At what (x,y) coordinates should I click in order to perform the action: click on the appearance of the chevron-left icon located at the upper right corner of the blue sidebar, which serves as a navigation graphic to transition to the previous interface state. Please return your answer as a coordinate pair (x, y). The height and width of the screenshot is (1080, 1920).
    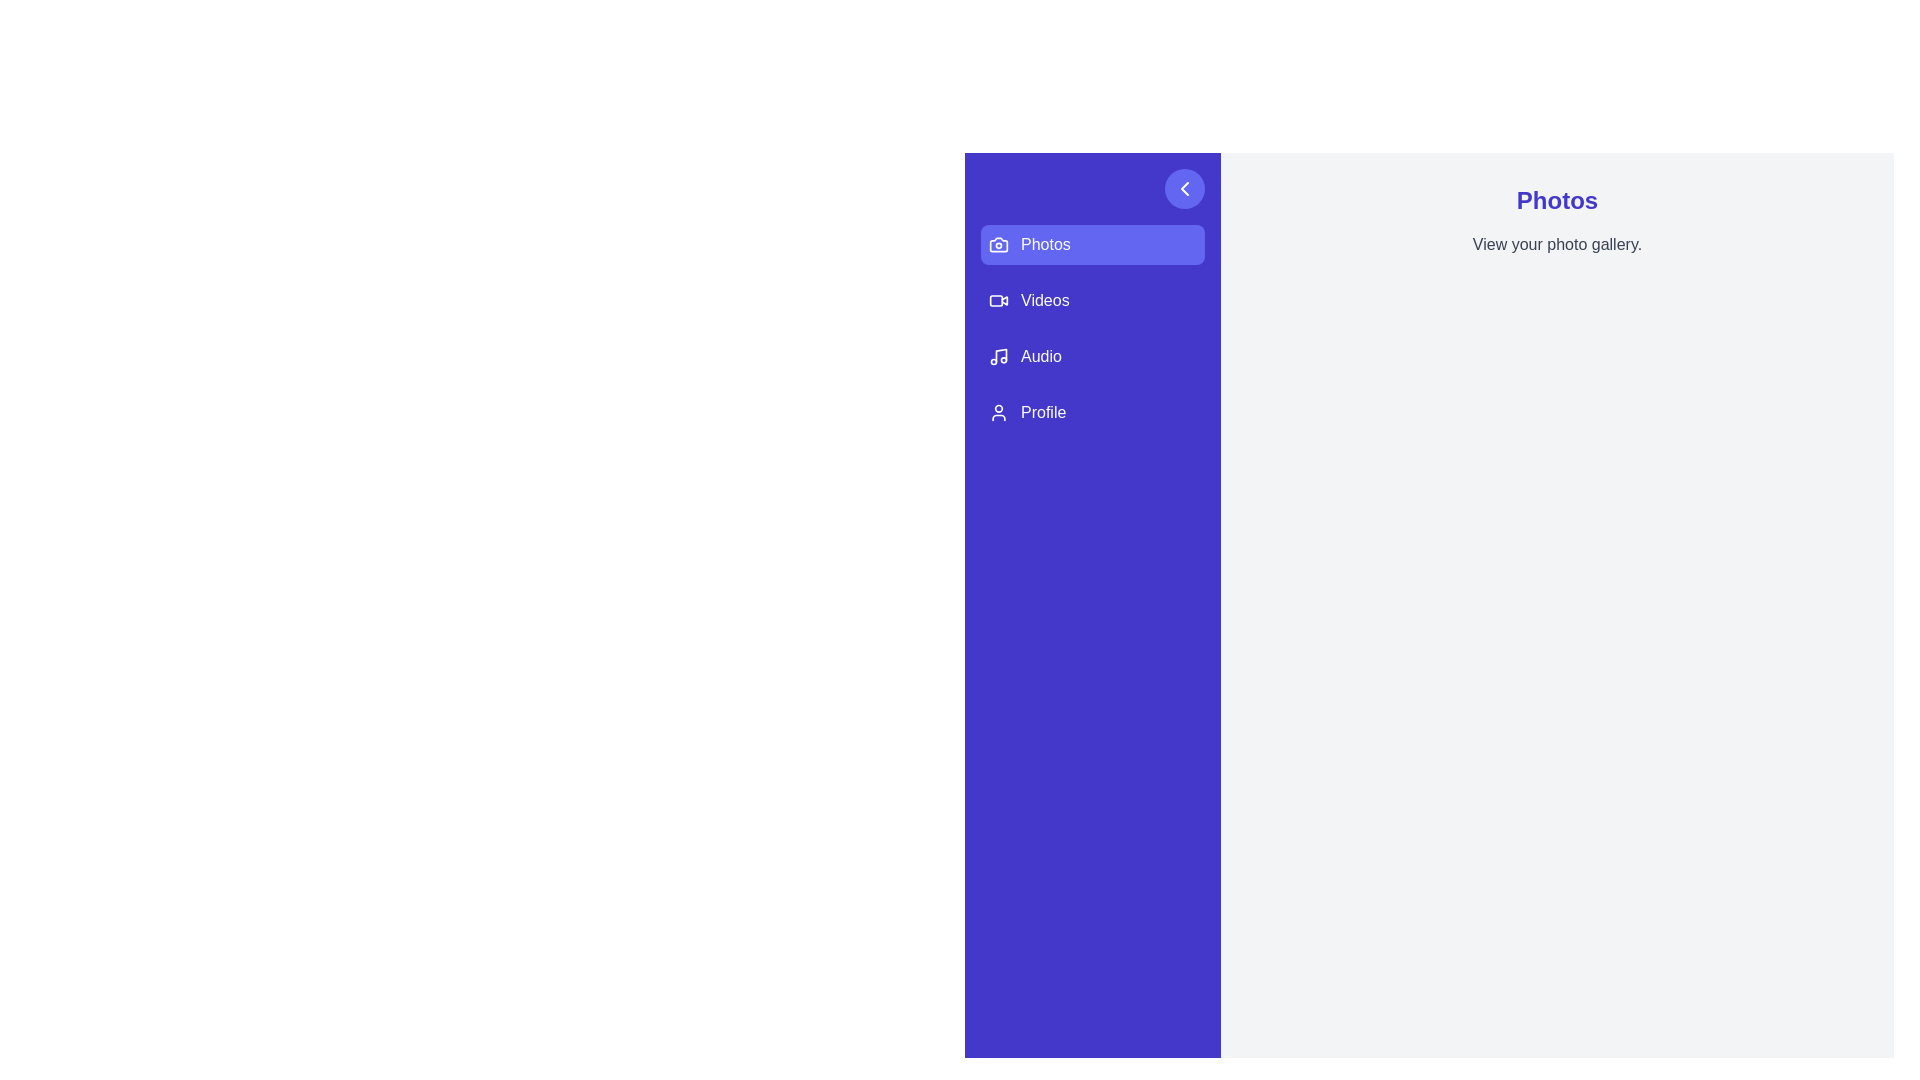
    Looking at the image, I should click on (1185, 189).